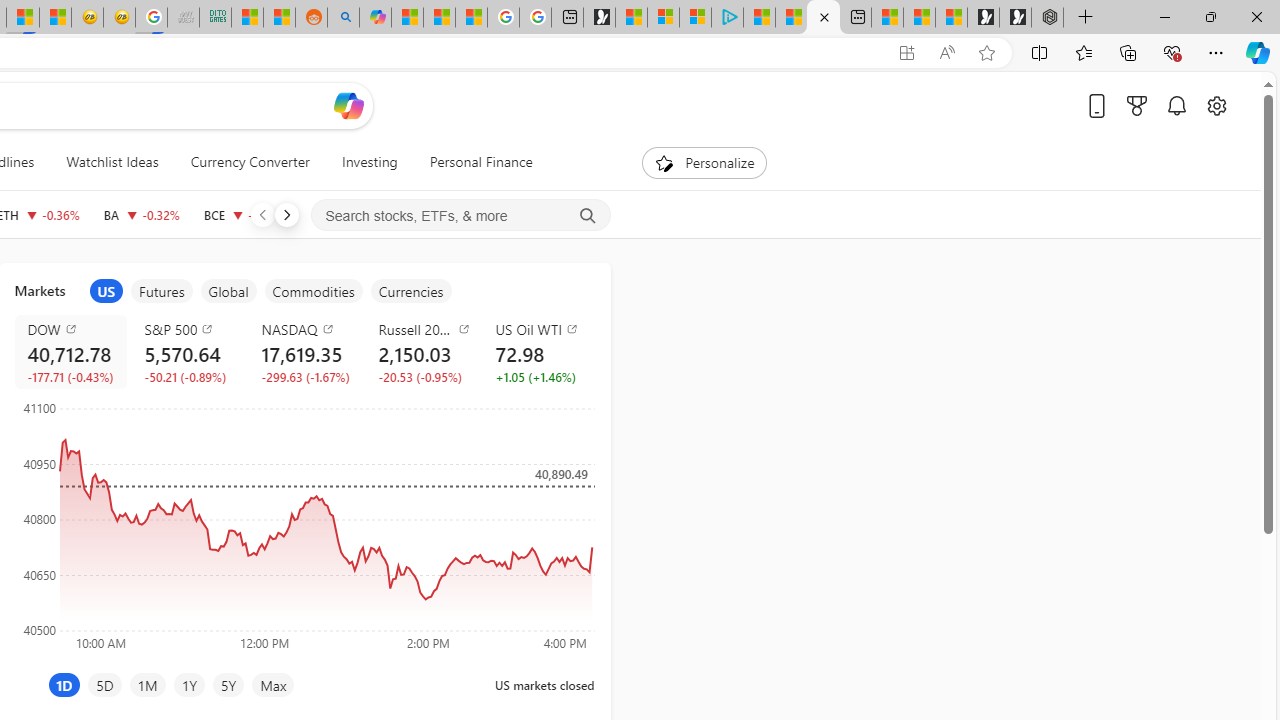 Image resolution: width=1280 pixels, height=720 pixels. Describe the element at coordinates (105, 291) in the screenshot. I see `'item1'` at that location.